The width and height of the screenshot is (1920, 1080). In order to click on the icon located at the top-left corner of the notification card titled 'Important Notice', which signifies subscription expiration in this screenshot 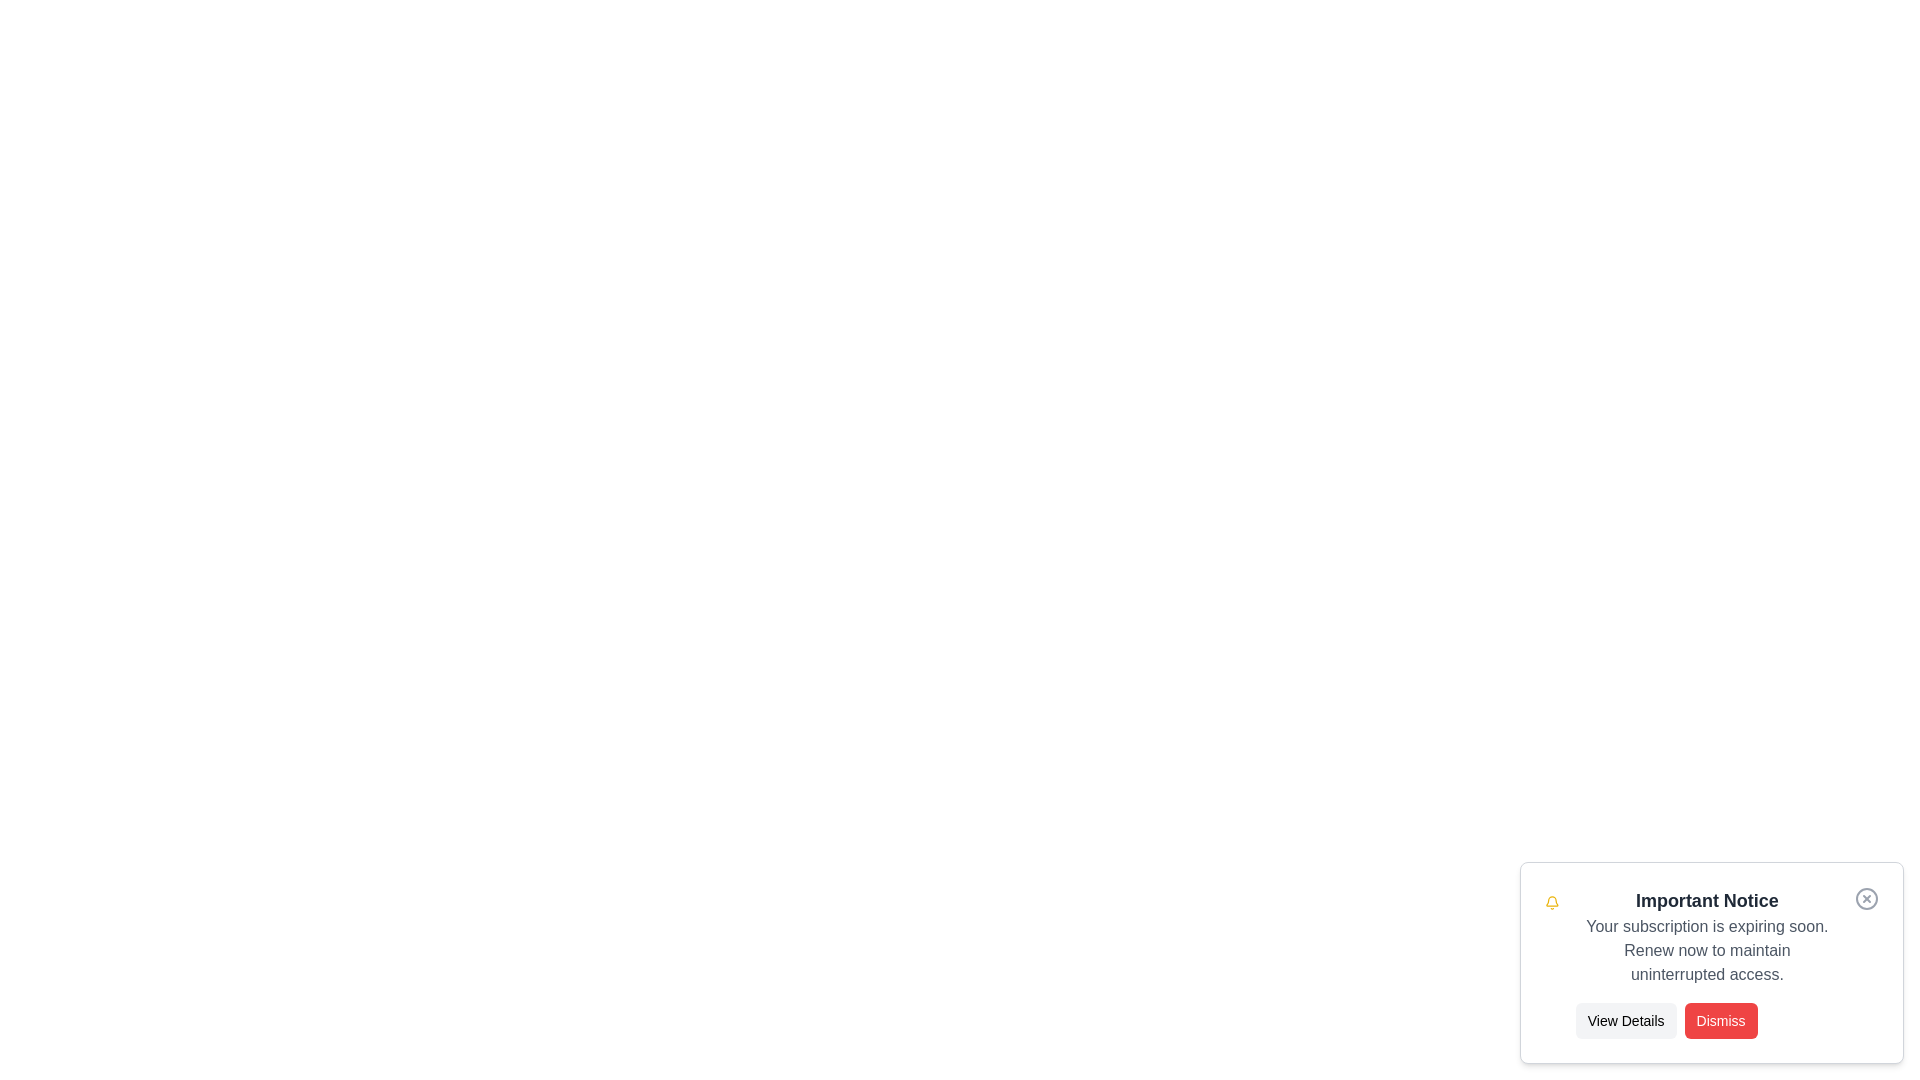, I will do `click(1551, 902)`.